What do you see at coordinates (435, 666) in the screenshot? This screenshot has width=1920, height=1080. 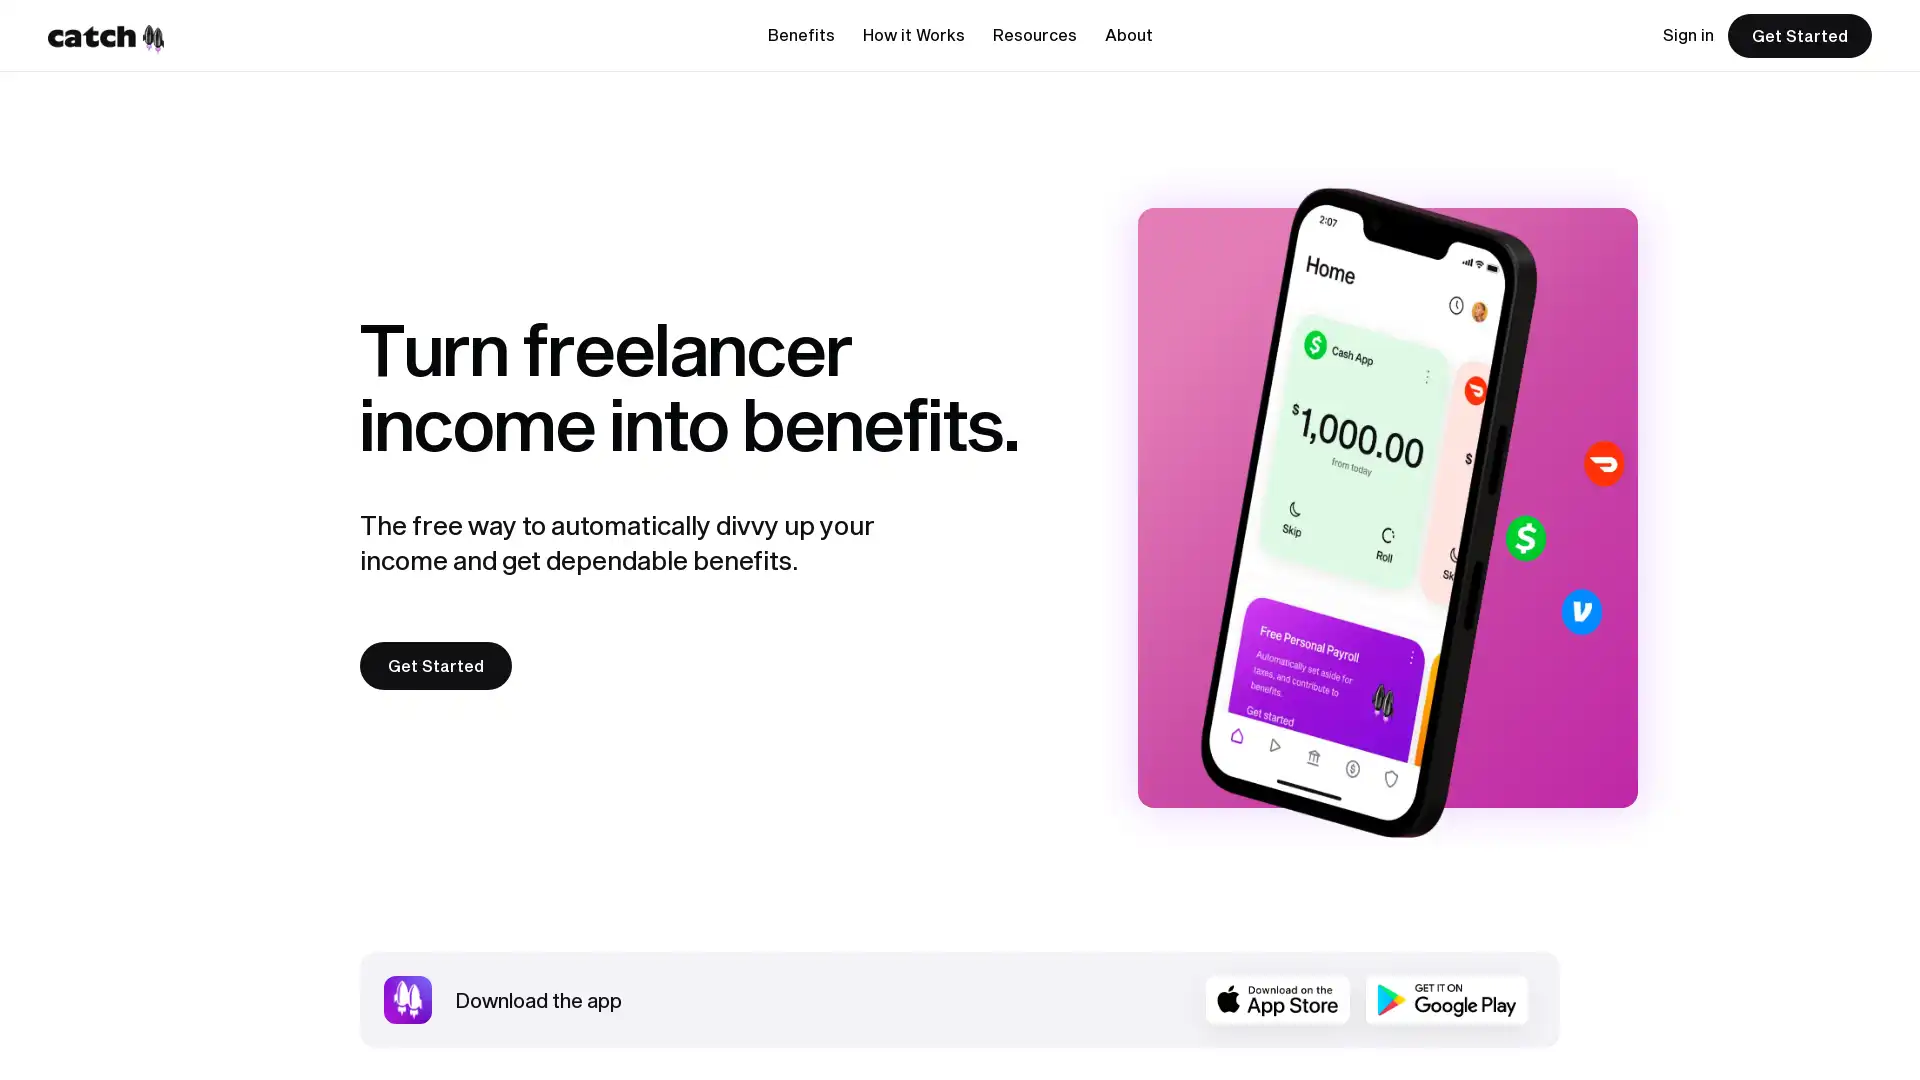 I see `Get Started` at bounding box center [435, 666].